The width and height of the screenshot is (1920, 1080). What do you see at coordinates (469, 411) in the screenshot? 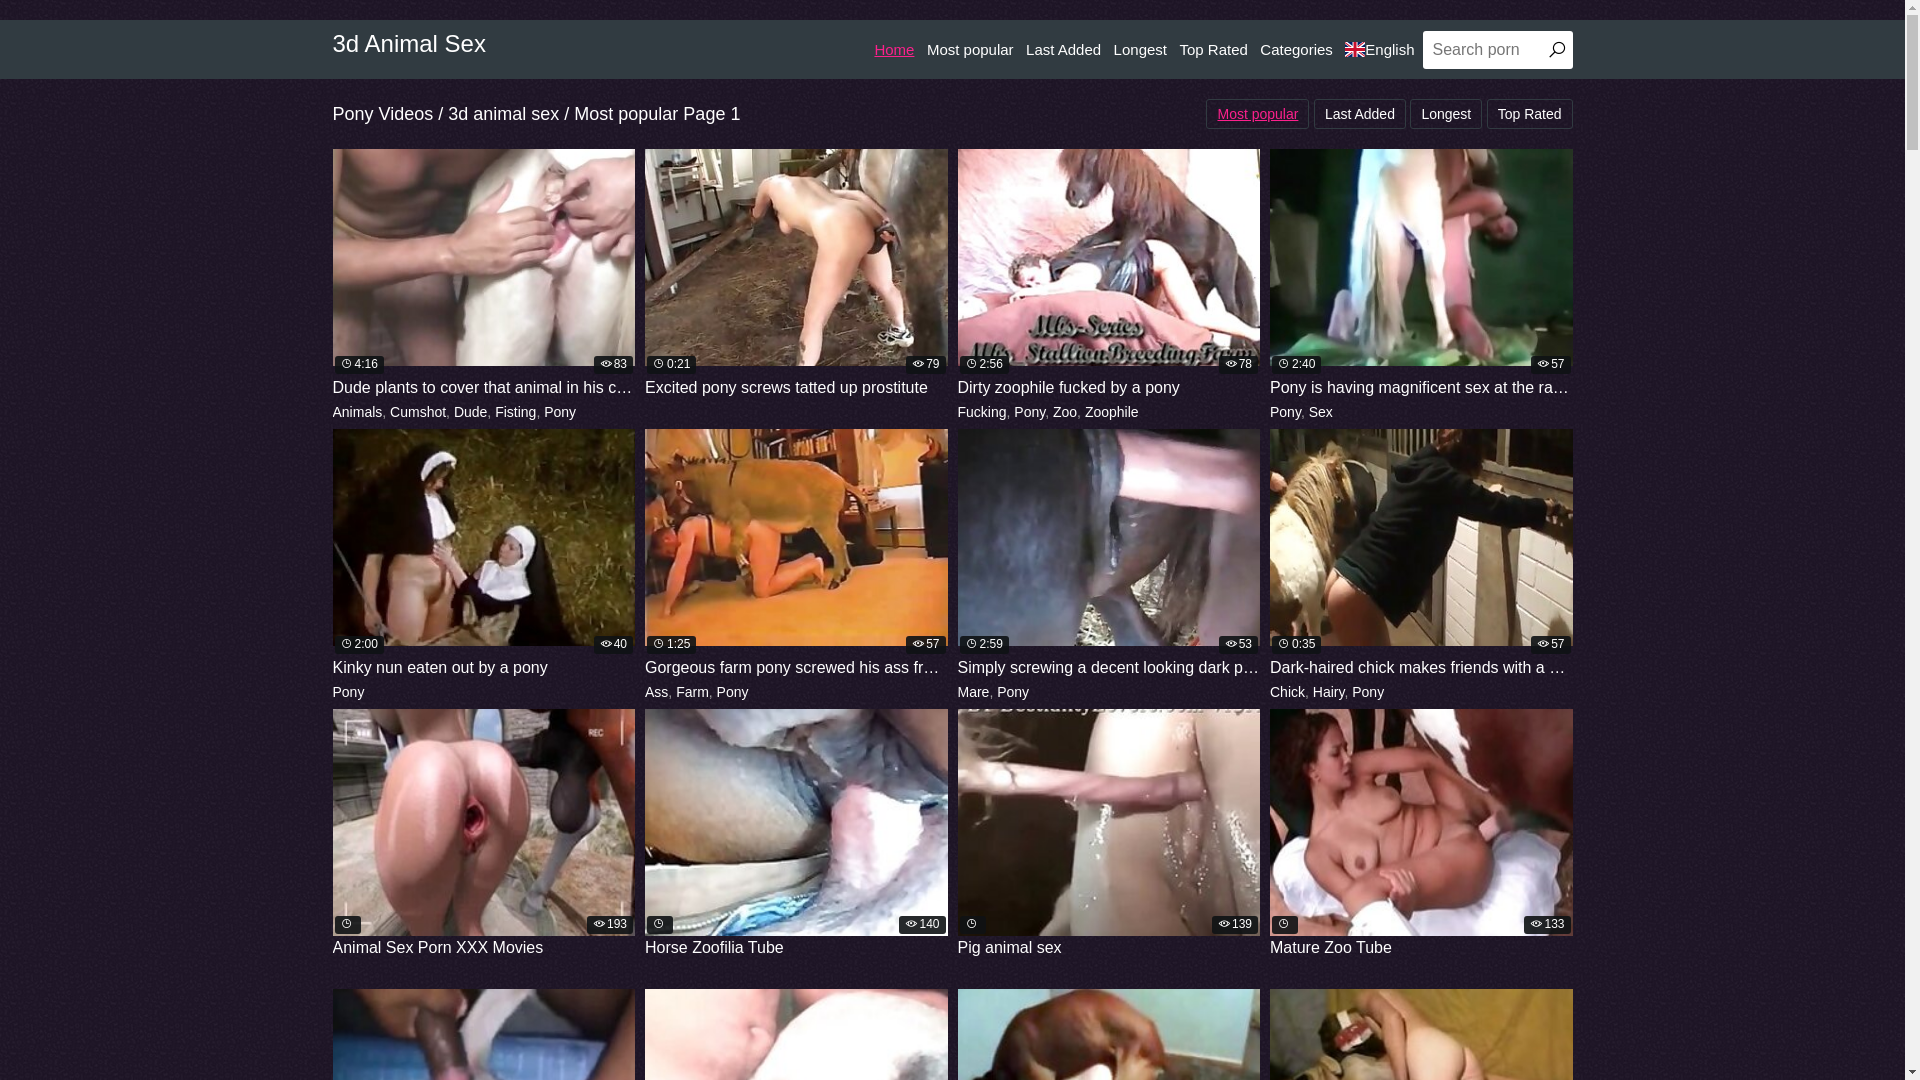
I see `'Dude'` at bounding box center [469, 411].